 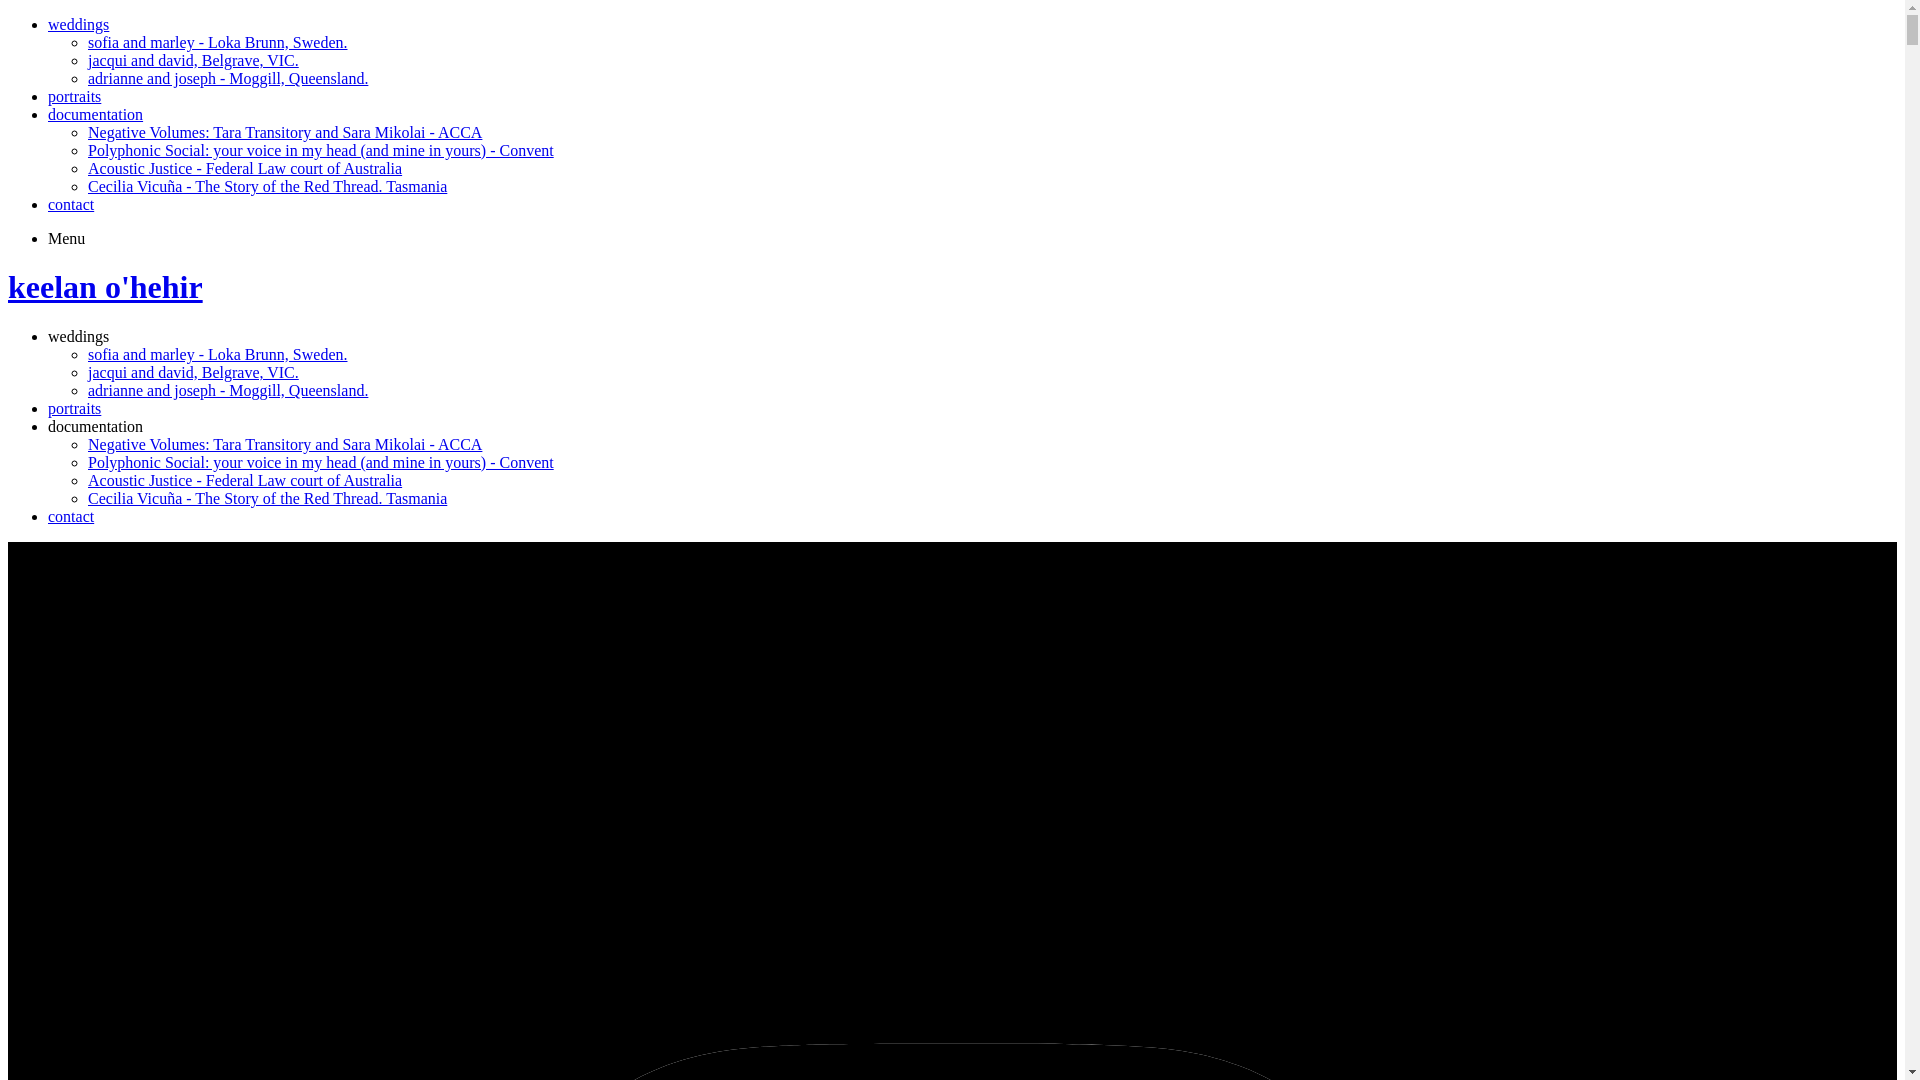 What do you see at coordinates (86, 443) in the screenshot?
I see `'Negative Volumes: Tara Transitory and Sara Mikolai - ACCA'` at bounding box center [86, 443].